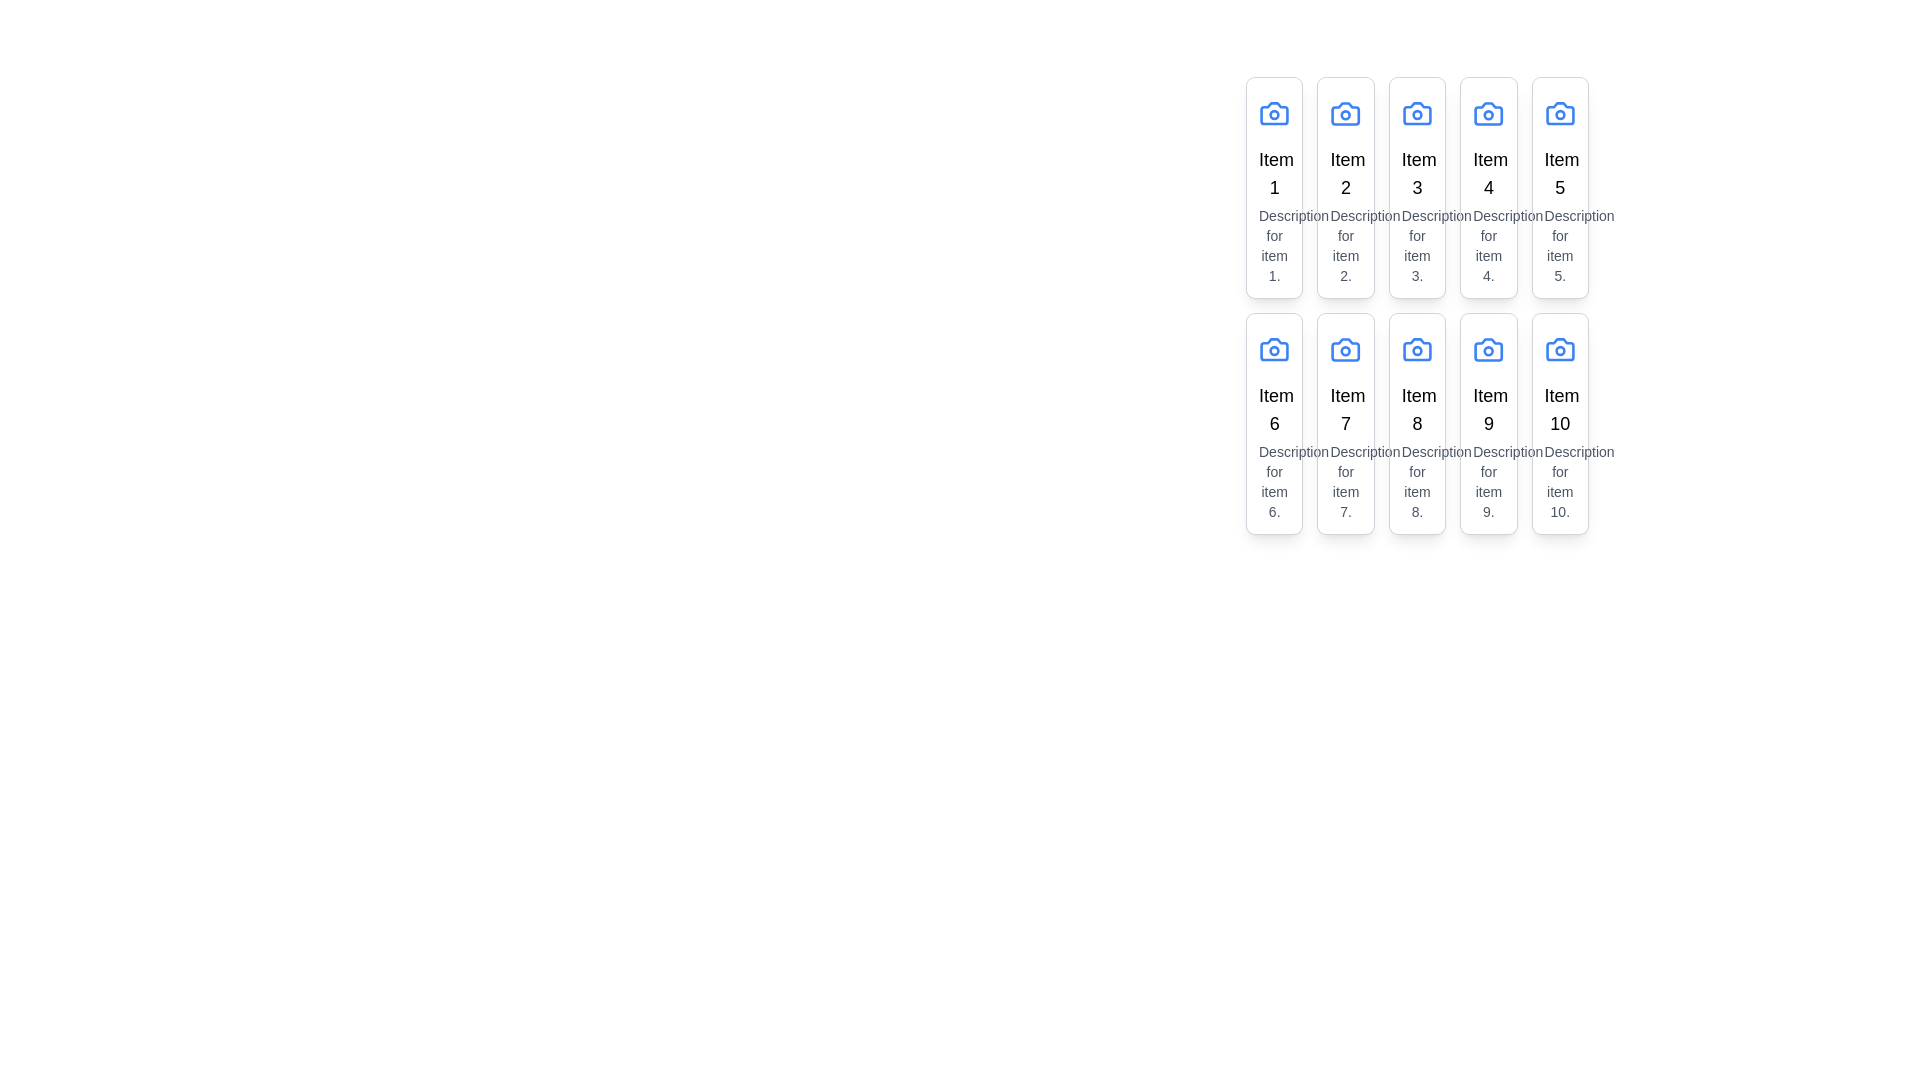 This screenshot has width=1920, height=1080. What do you see at coordinates (1273, 482) in the screenshot?
I see `descriptive text label about 'Item 6' located in the second row, first column of the grid of cards, specifically positioned below the 'Item 6' text` at bounding box center [1273, 482].